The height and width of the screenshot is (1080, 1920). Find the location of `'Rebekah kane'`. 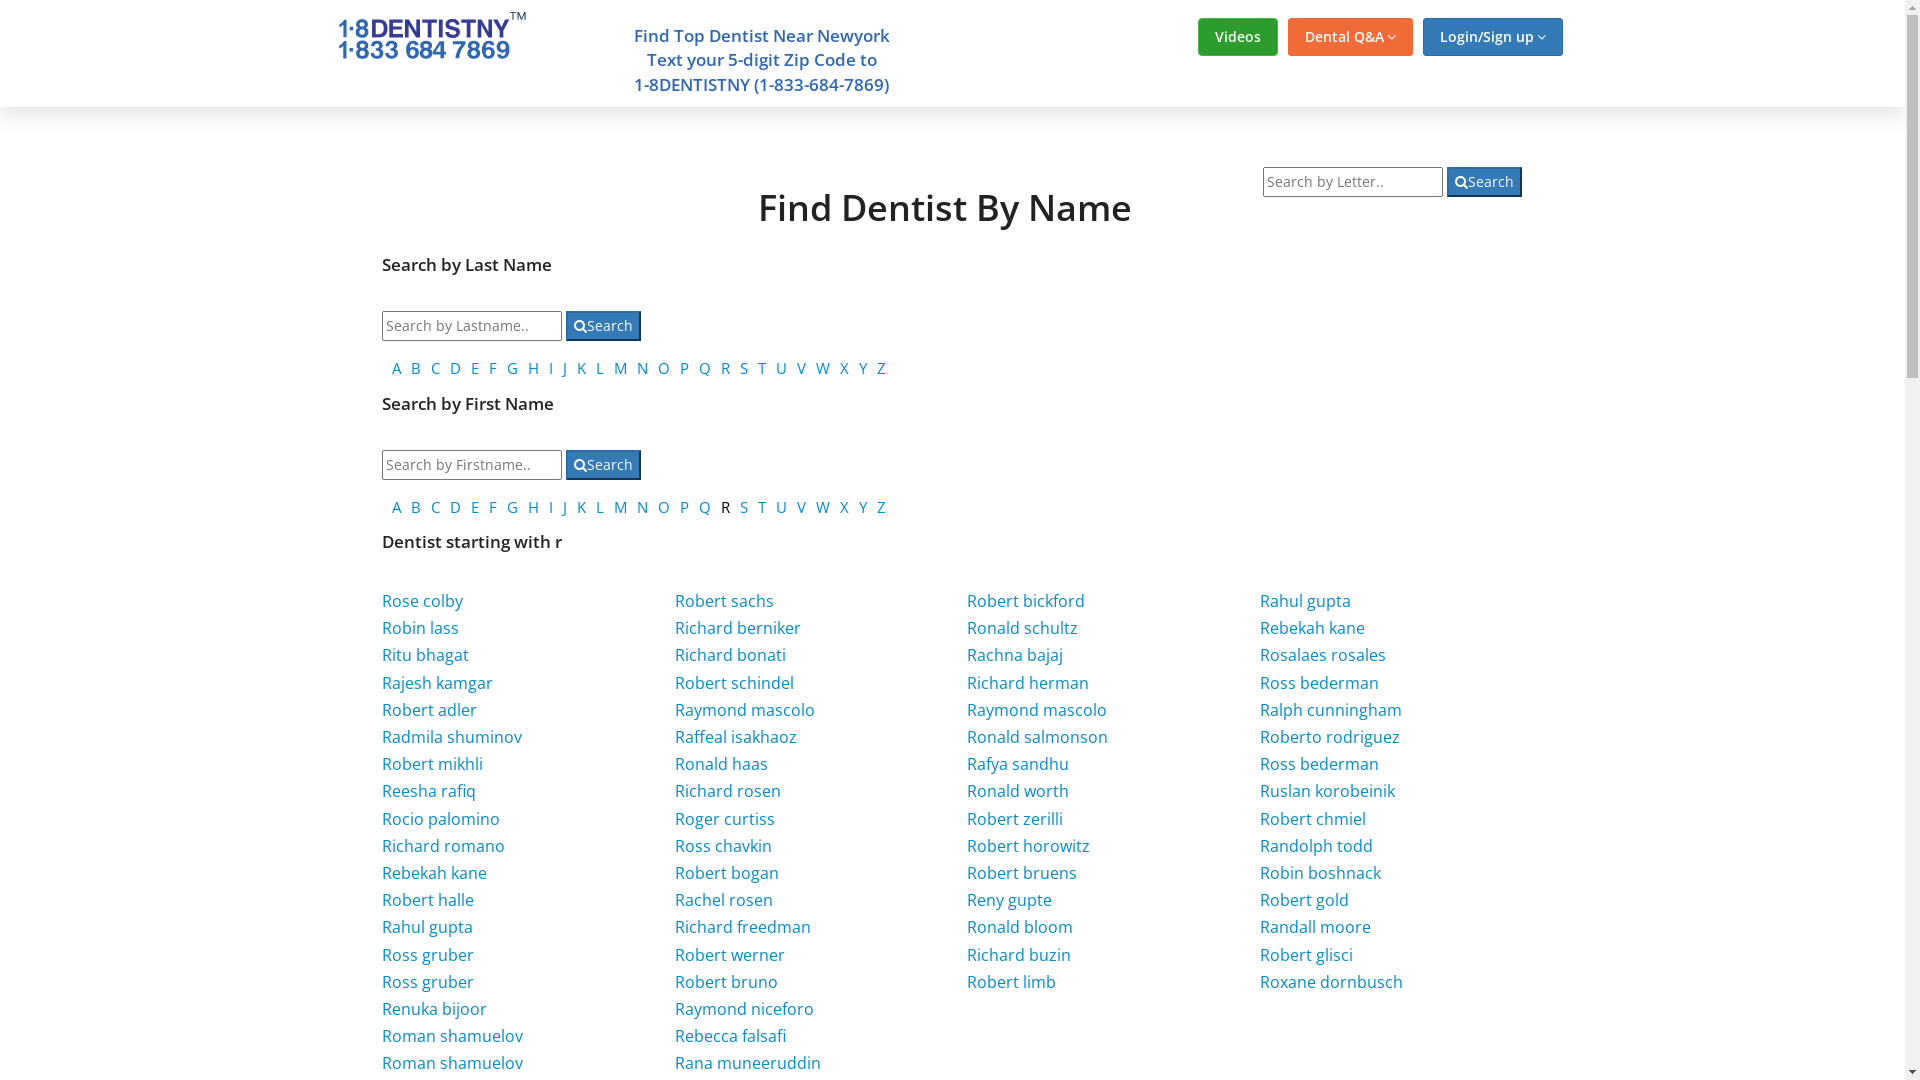

'Rebekah kane' is located at coordinates (1312, 627).